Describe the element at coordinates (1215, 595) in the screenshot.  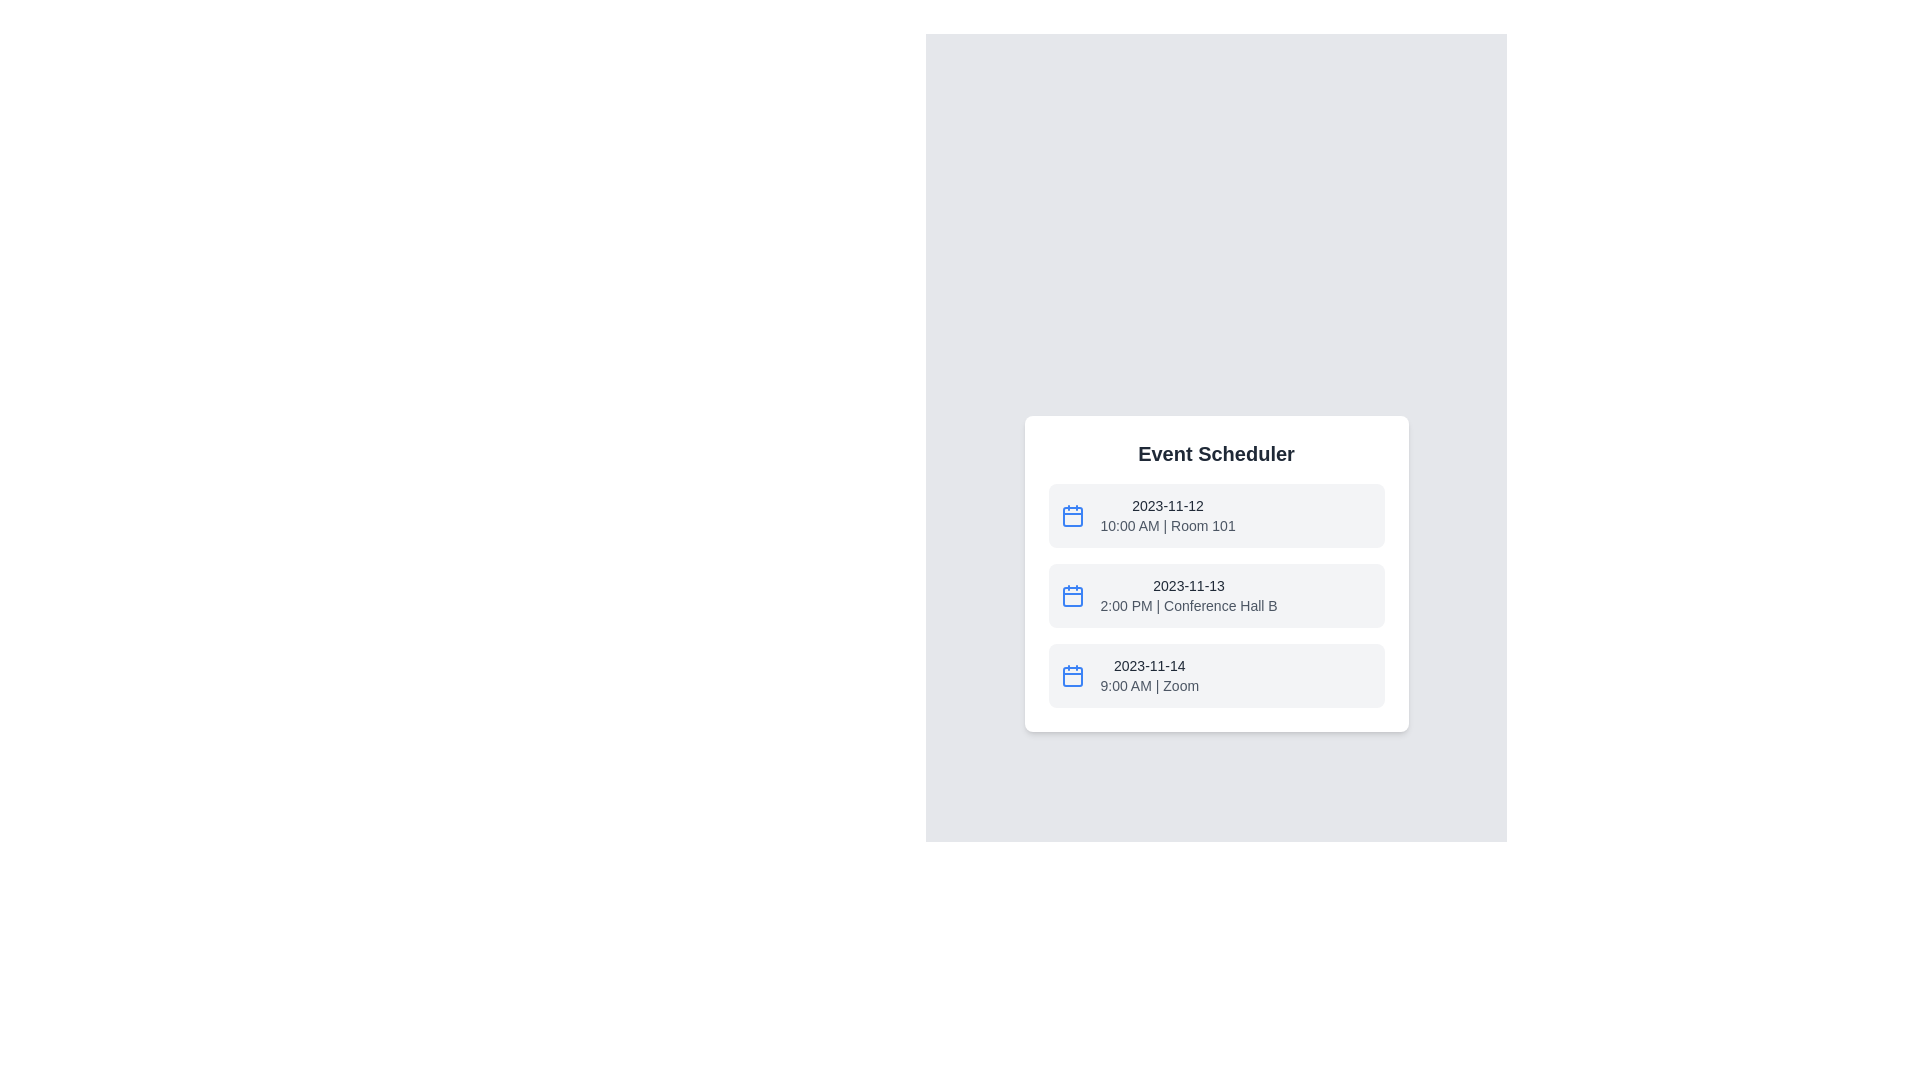
I see `a list item in the 'Event Scheduler' card` at that location.